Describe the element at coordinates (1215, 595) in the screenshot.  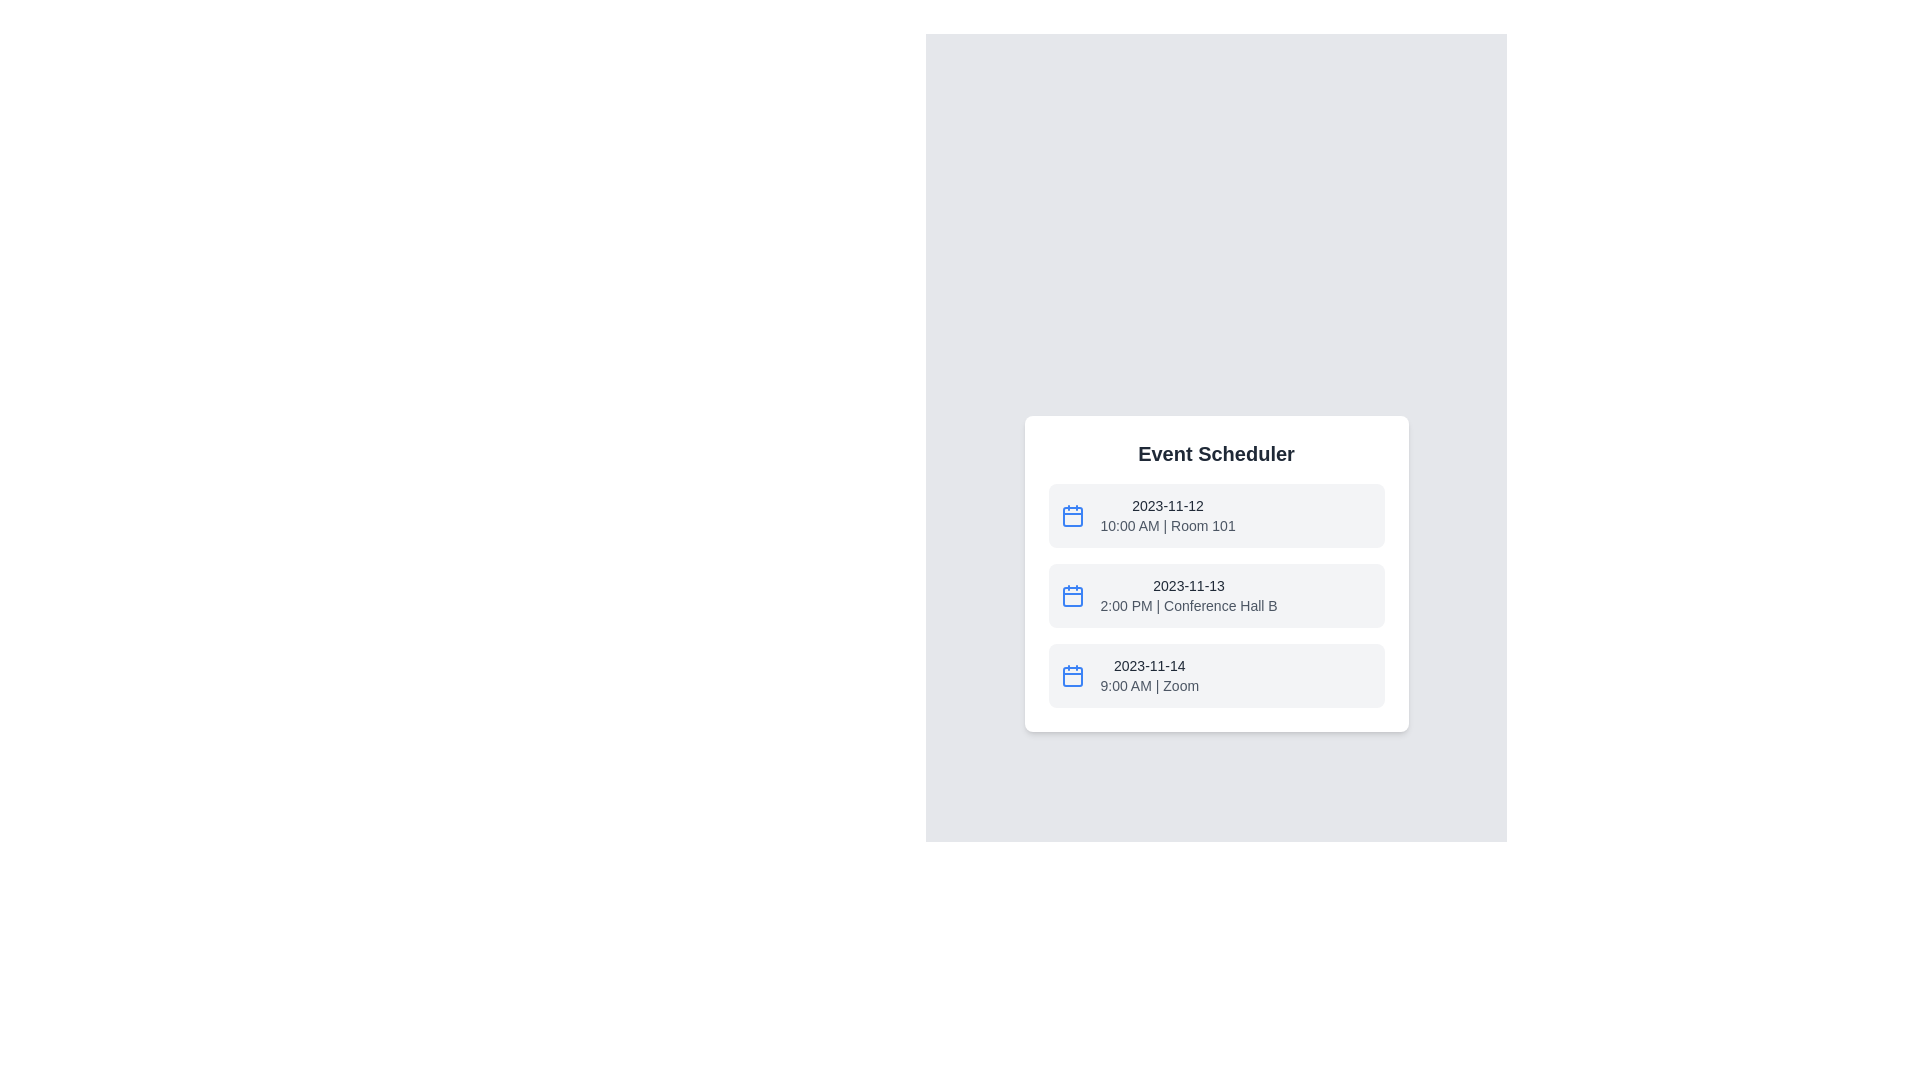
I see `a list item in the 'Event Scheduler' card` at that location.